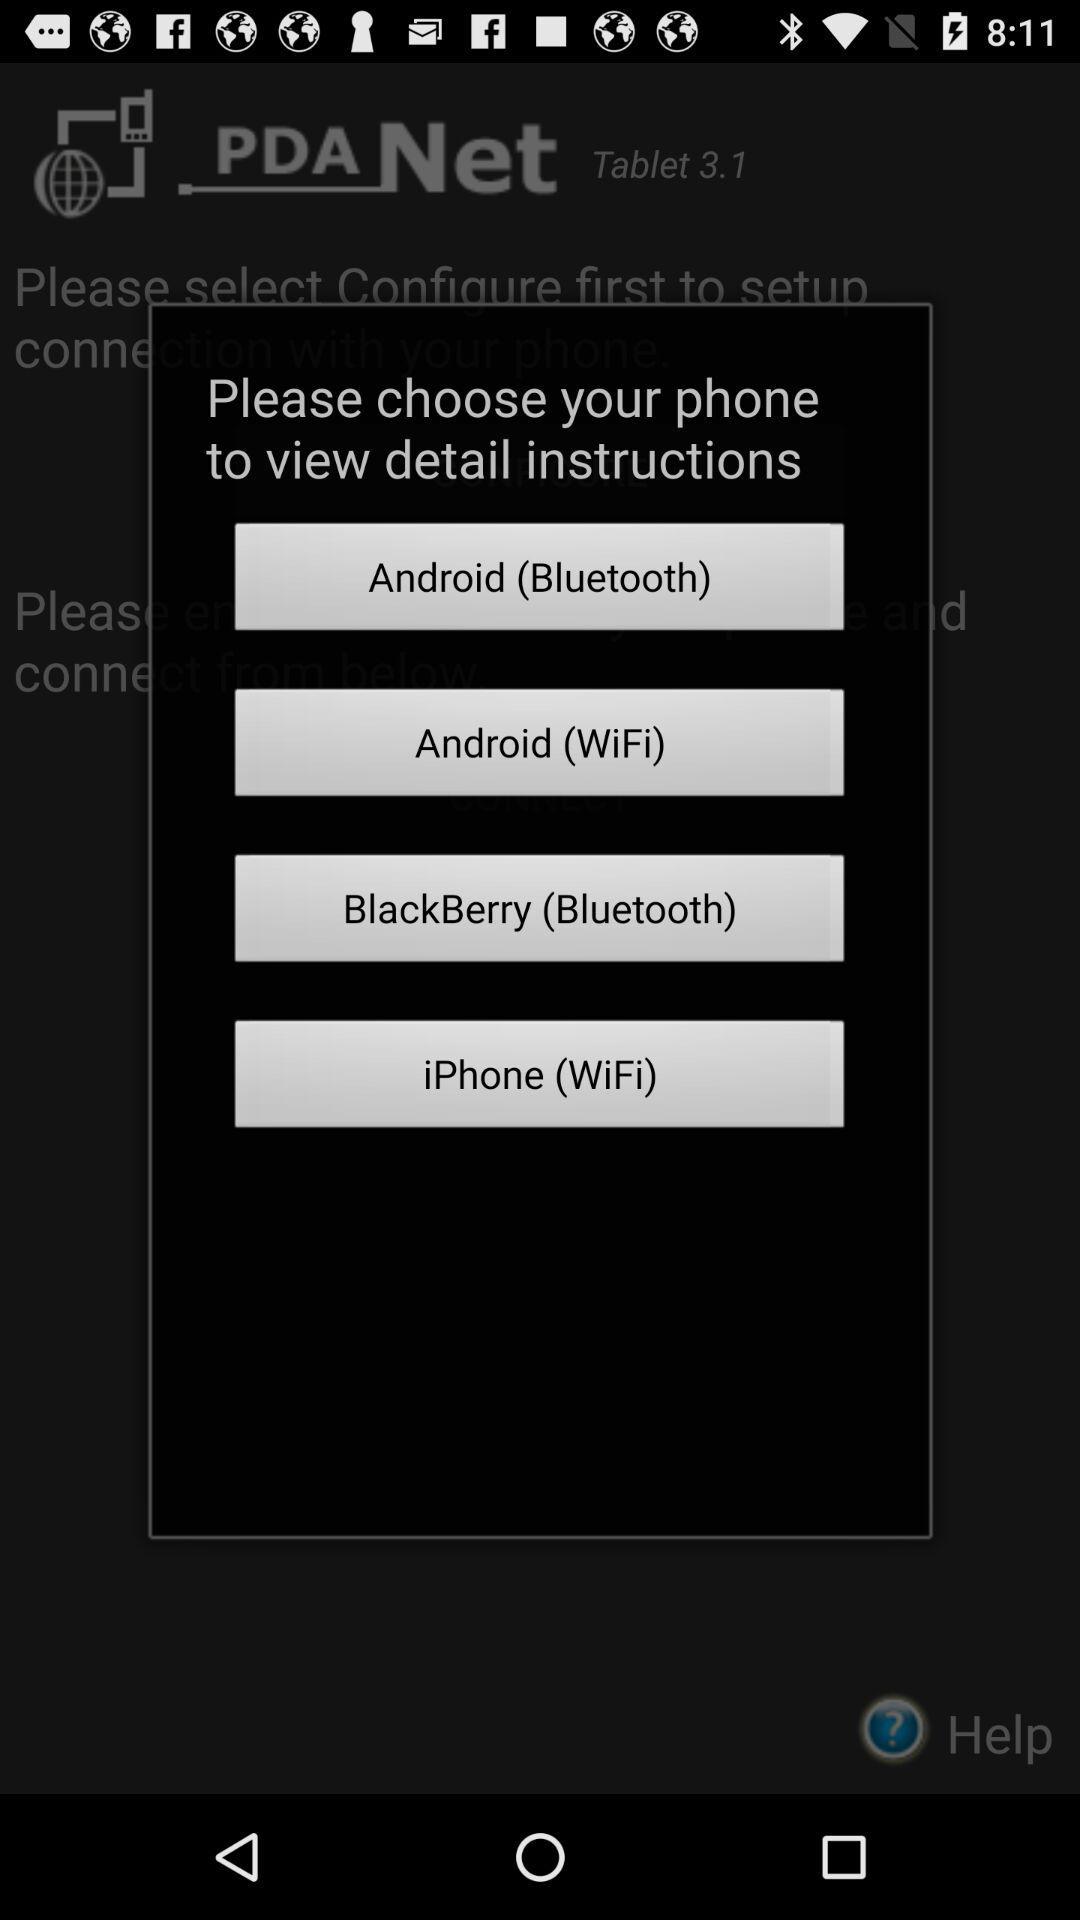 The width and height of the screenshot is (1080, 1920). Describe the element at coordinates (540, 913) in the screenshot. I see `the item above the iphone (wifi) button` at that location.